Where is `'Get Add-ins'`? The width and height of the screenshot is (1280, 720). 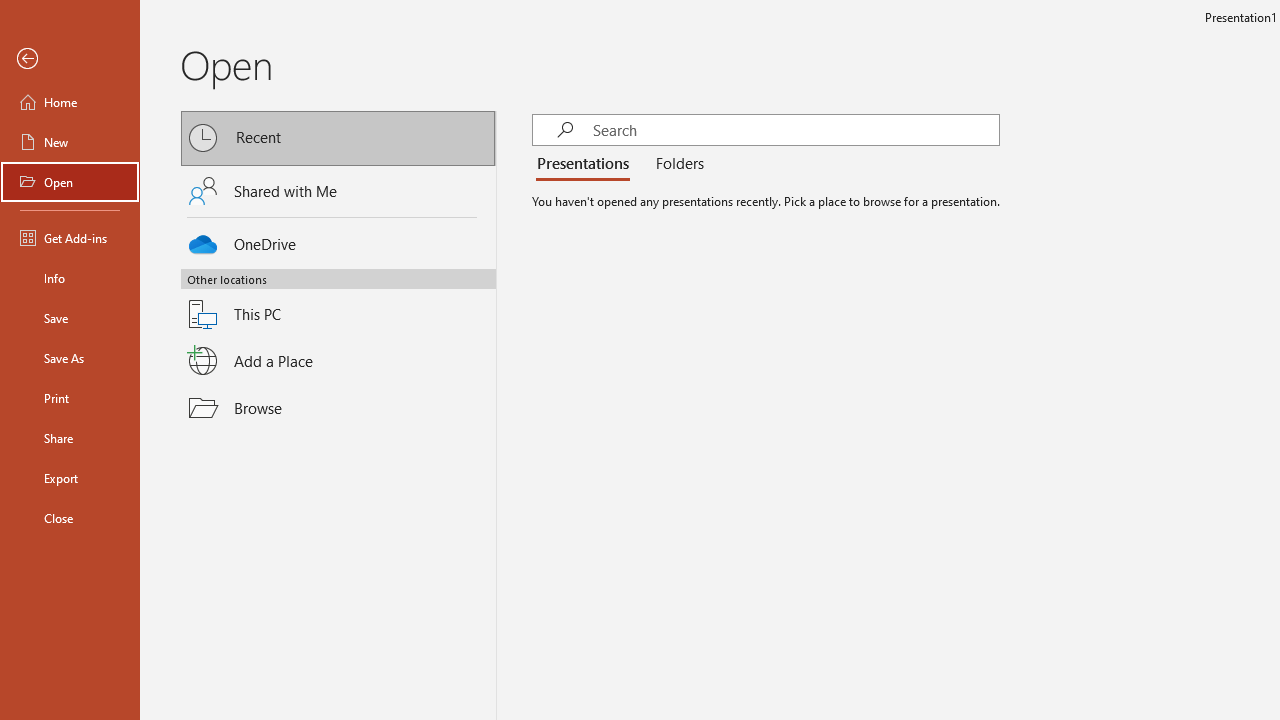
'Get Add-ins' is located at coordinates (69, 236).